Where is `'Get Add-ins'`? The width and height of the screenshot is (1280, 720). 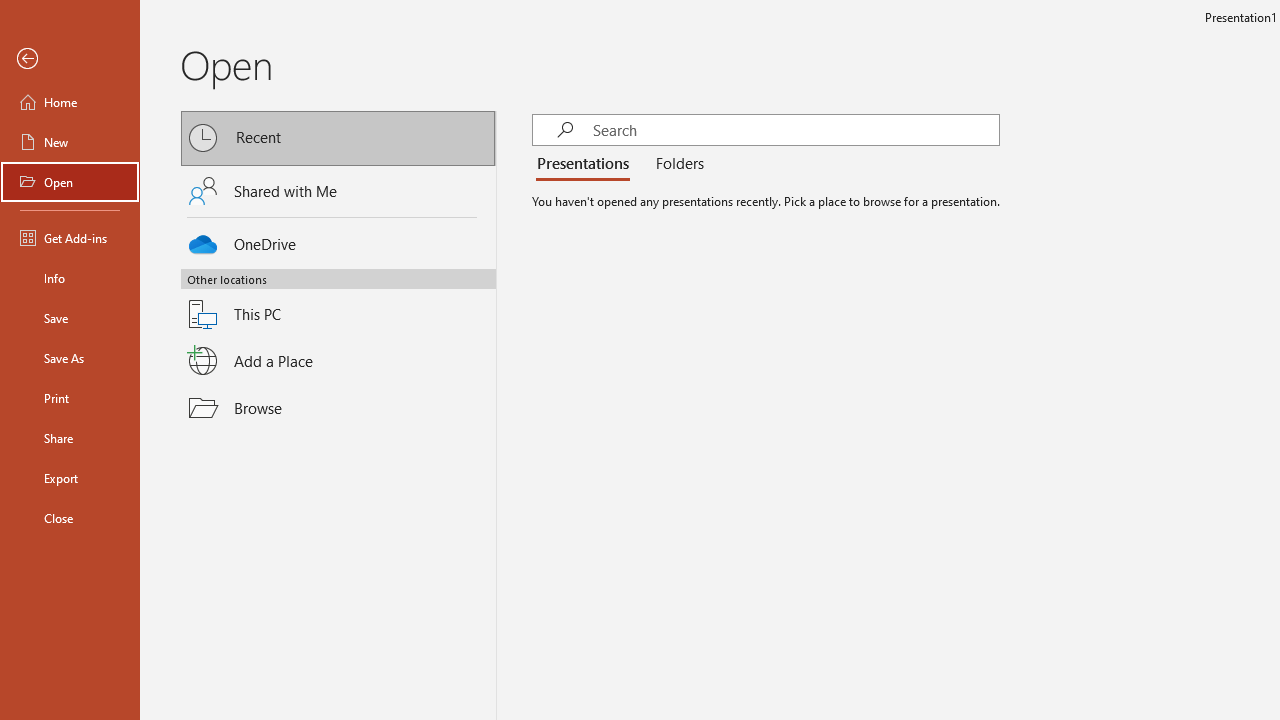
'Get Add-ins' is located at coordinates (69, 236).